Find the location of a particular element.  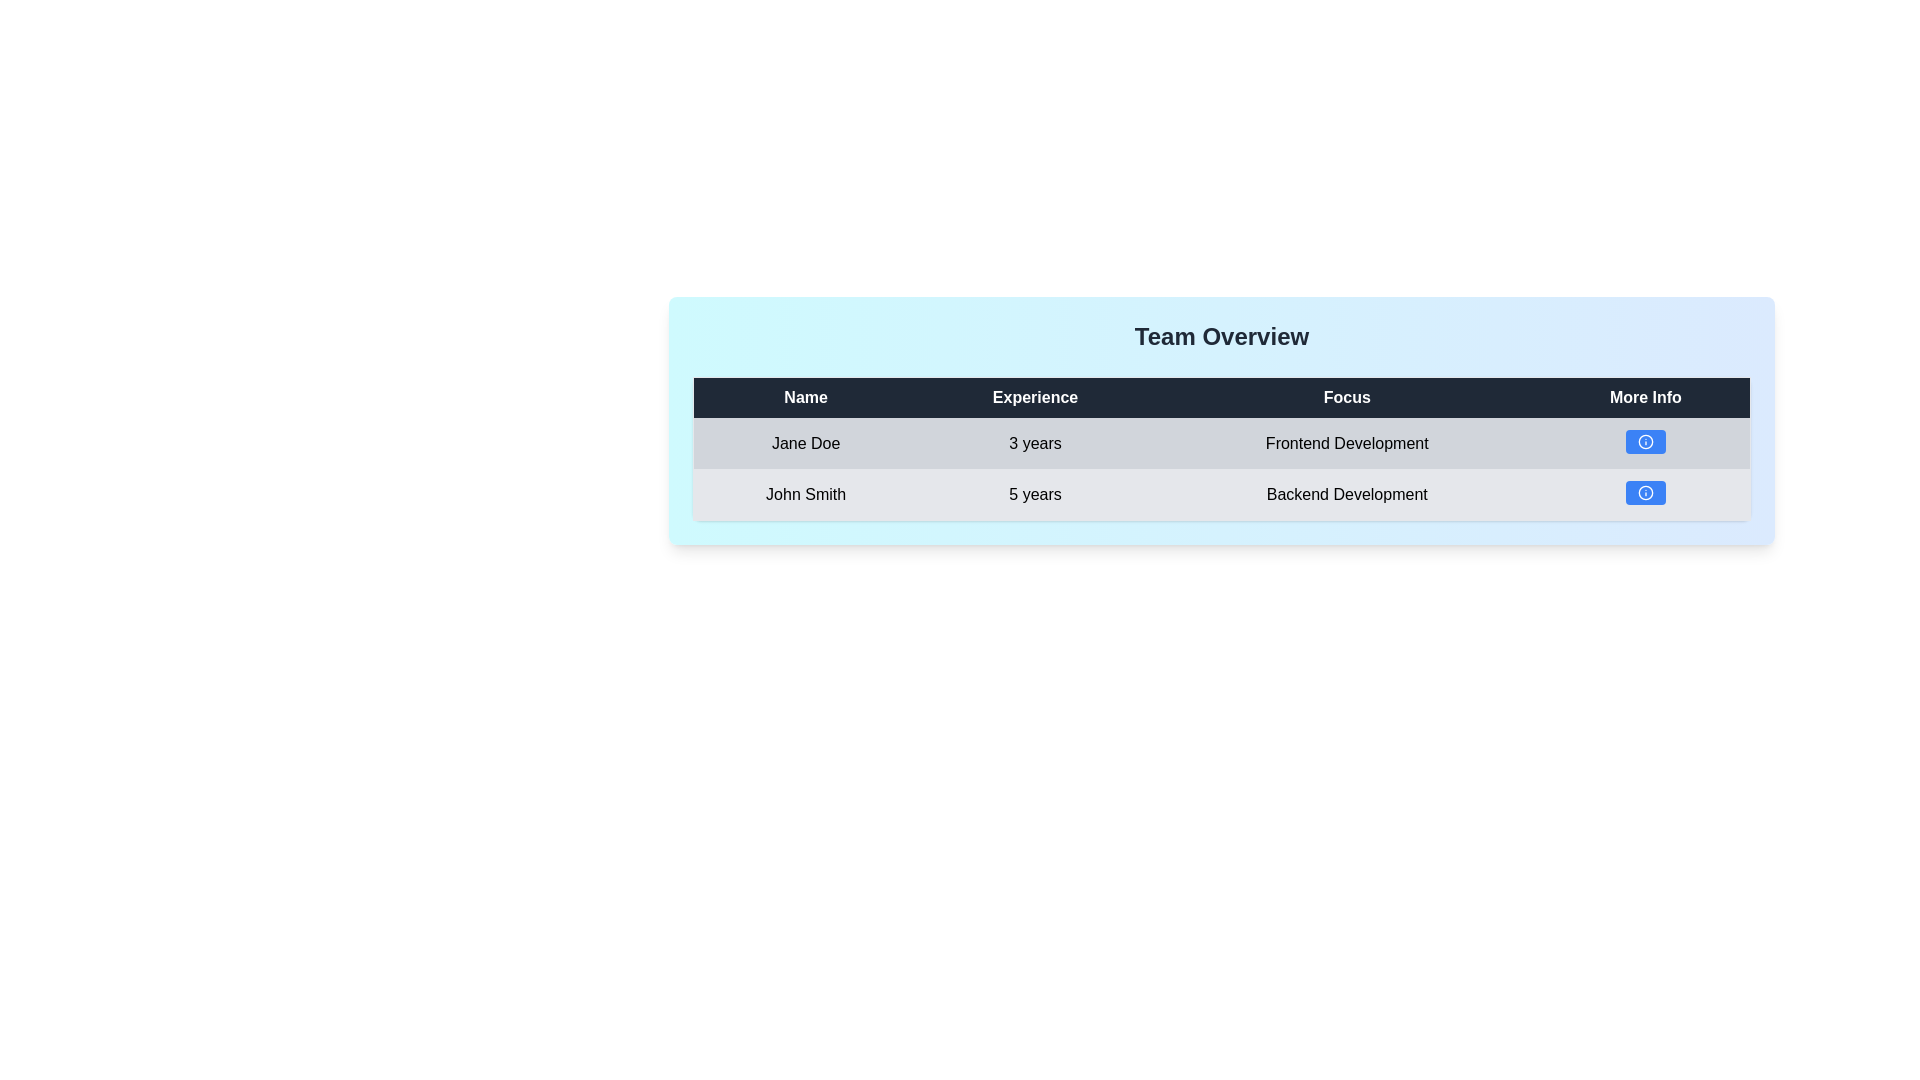

the static label text displaying 'Backend Development' in the 'Focus' column of the second row in the 'Team Overview' table is located at coordinates (1347, 494).